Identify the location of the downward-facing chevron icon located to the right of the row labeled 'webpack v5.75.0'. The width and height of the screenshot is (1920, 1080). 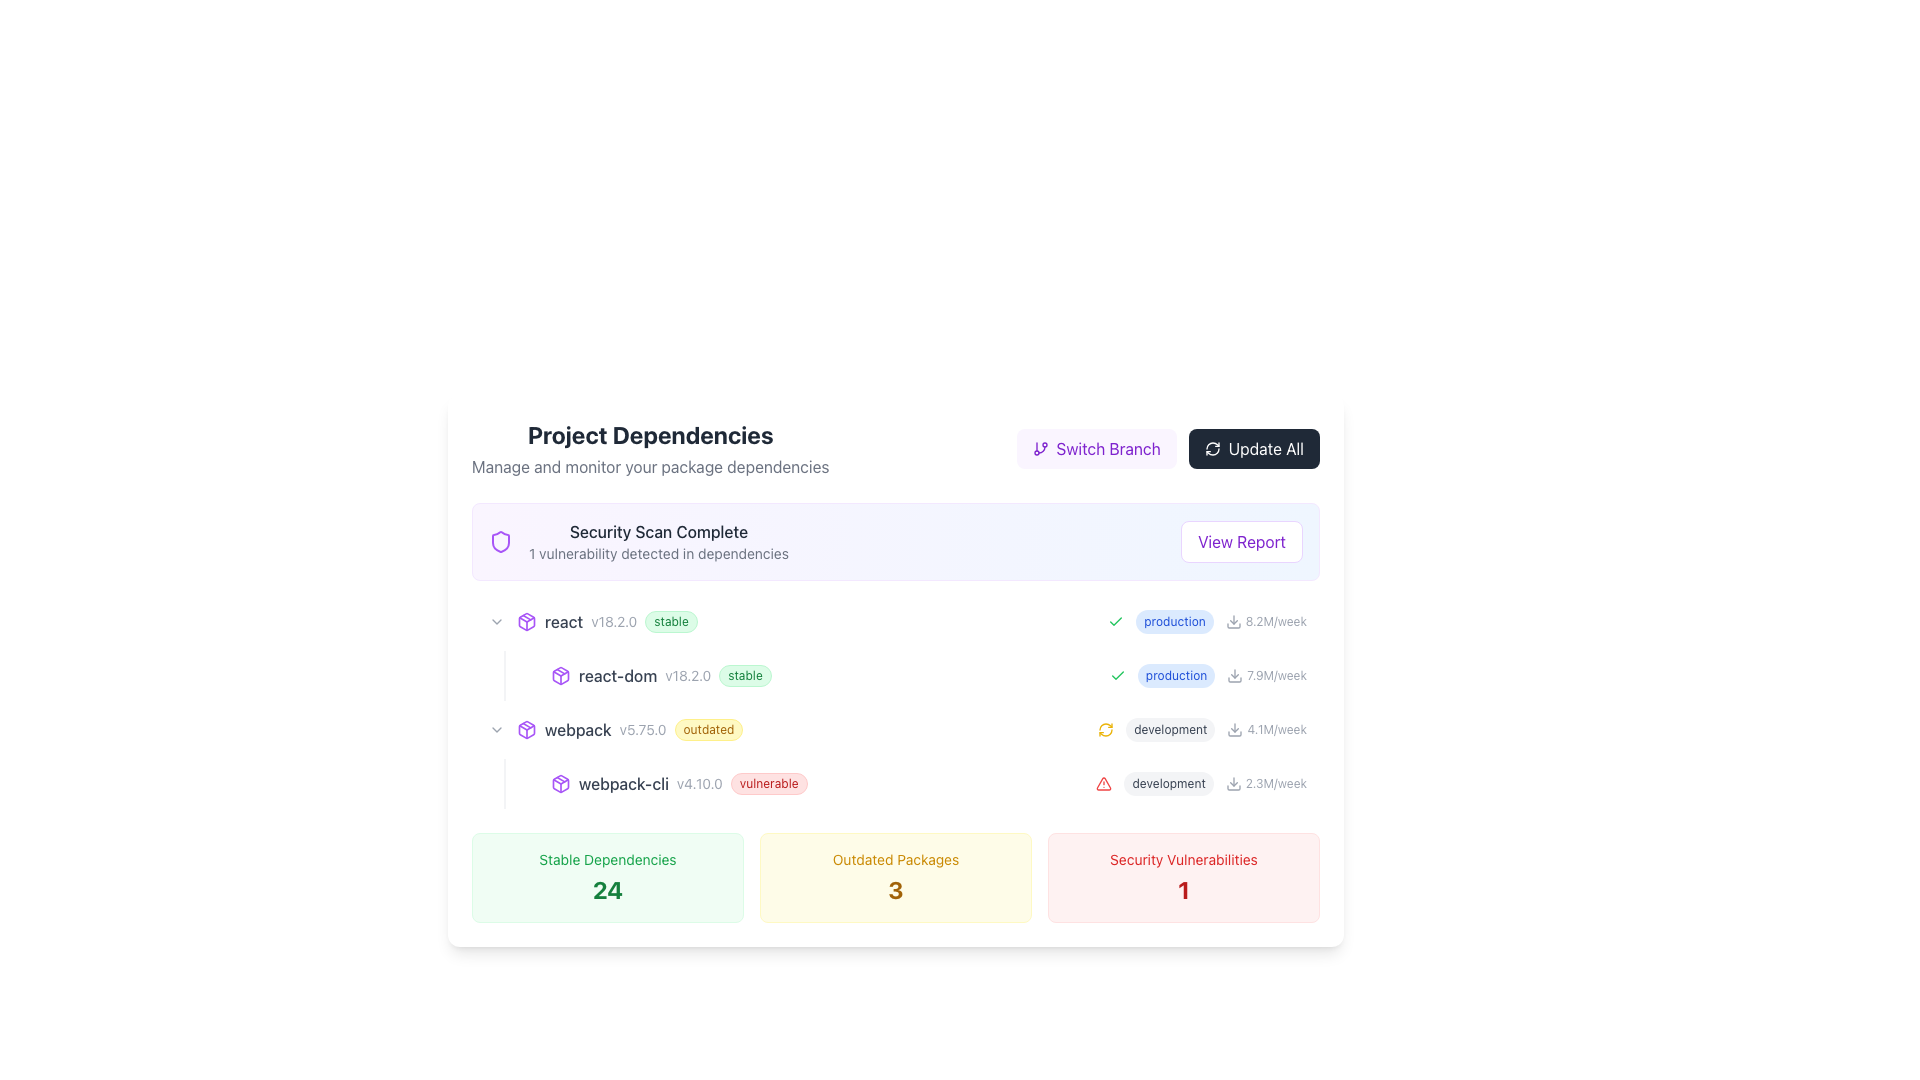
(497, 620).